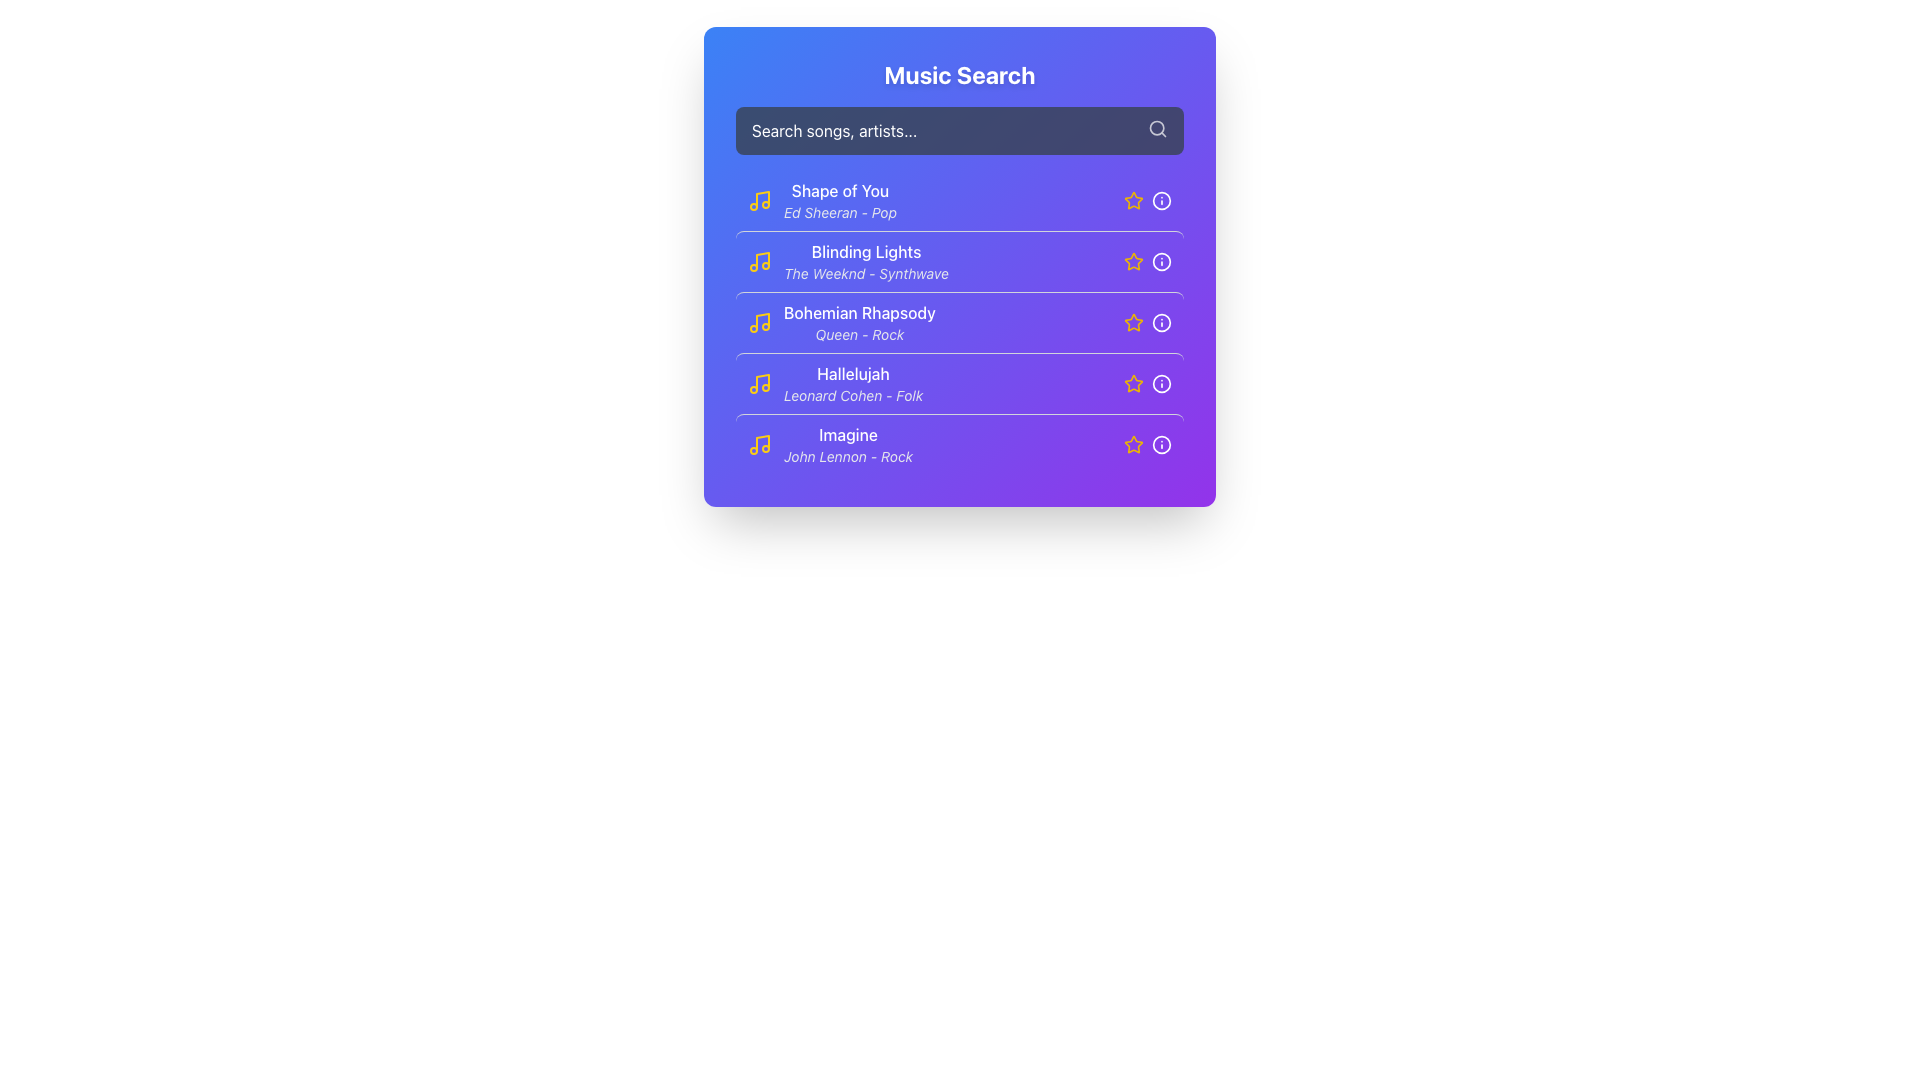  I want to click on the 'Info' button located to the right of the song title for 'Hallelujah', so click(1161, 384).